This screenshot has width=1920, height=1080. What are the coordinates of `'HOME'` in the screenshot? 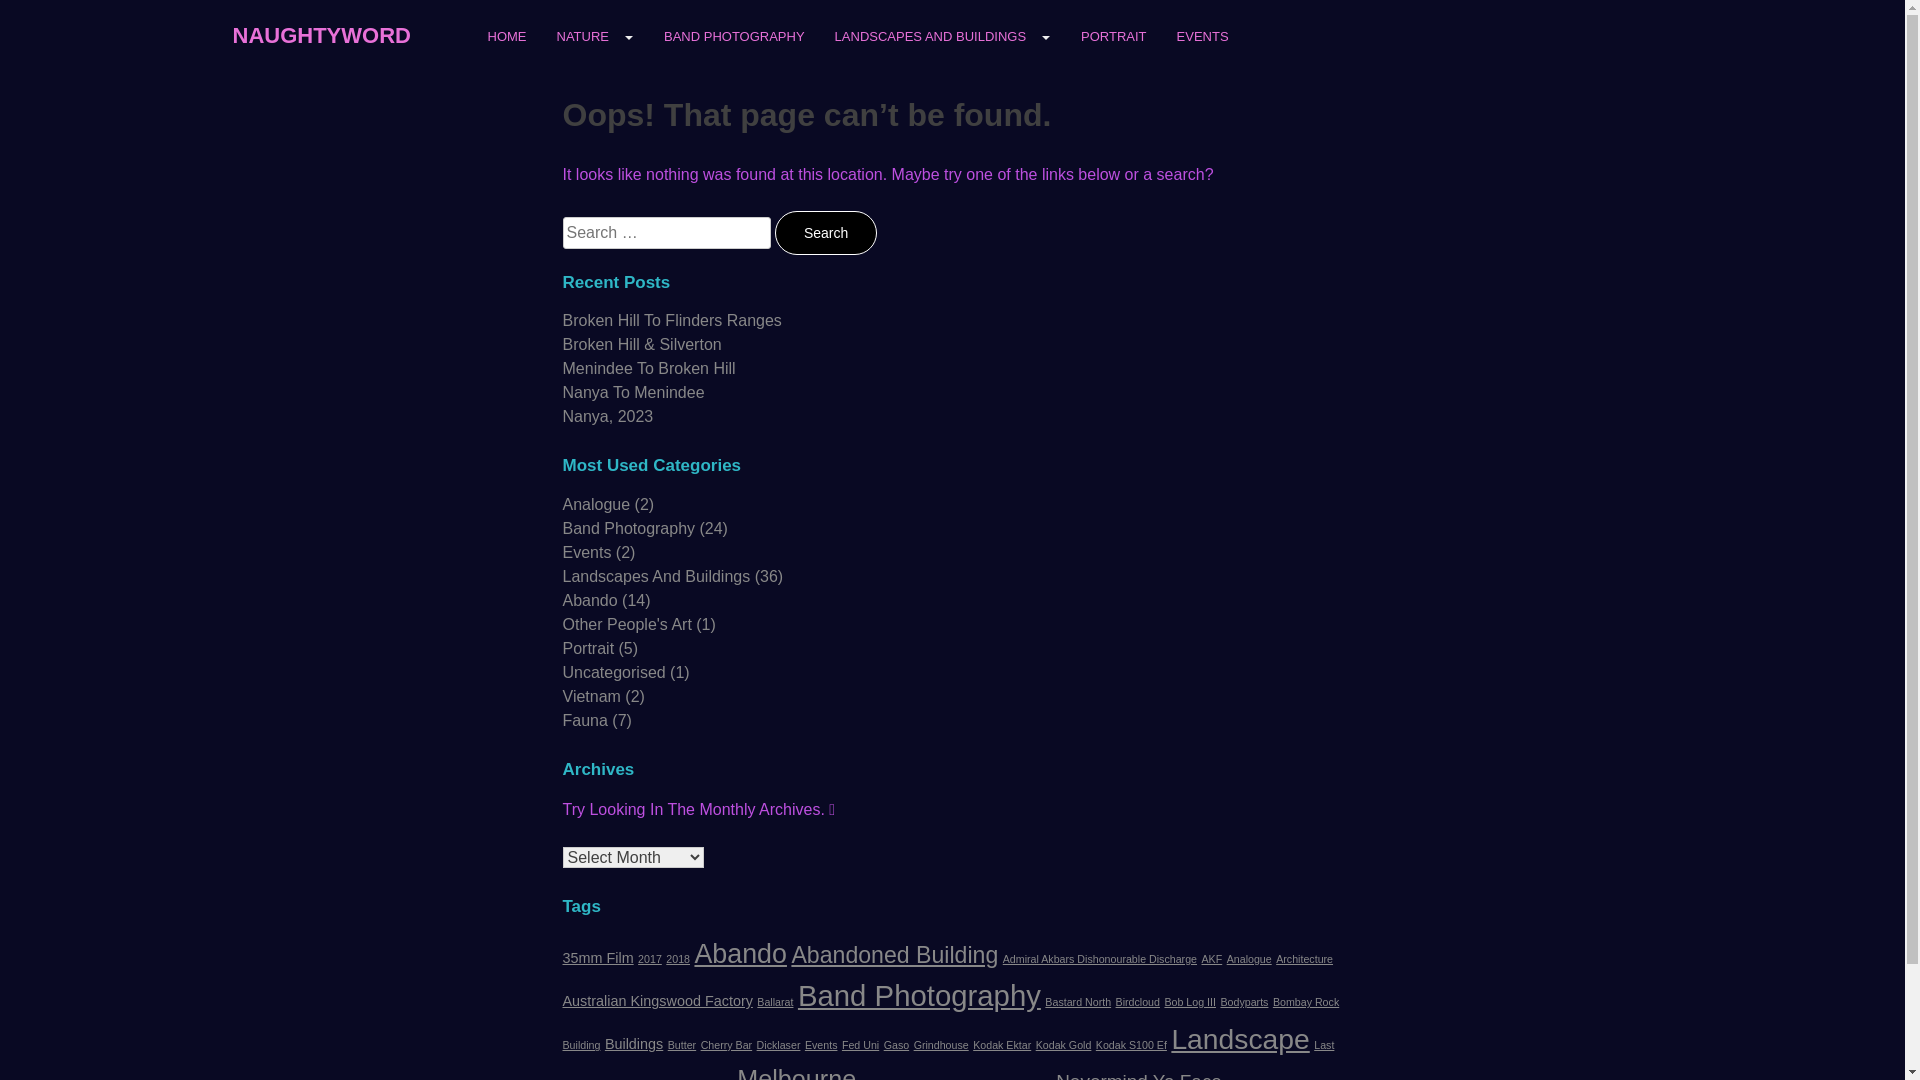 It's located at (506, 42).